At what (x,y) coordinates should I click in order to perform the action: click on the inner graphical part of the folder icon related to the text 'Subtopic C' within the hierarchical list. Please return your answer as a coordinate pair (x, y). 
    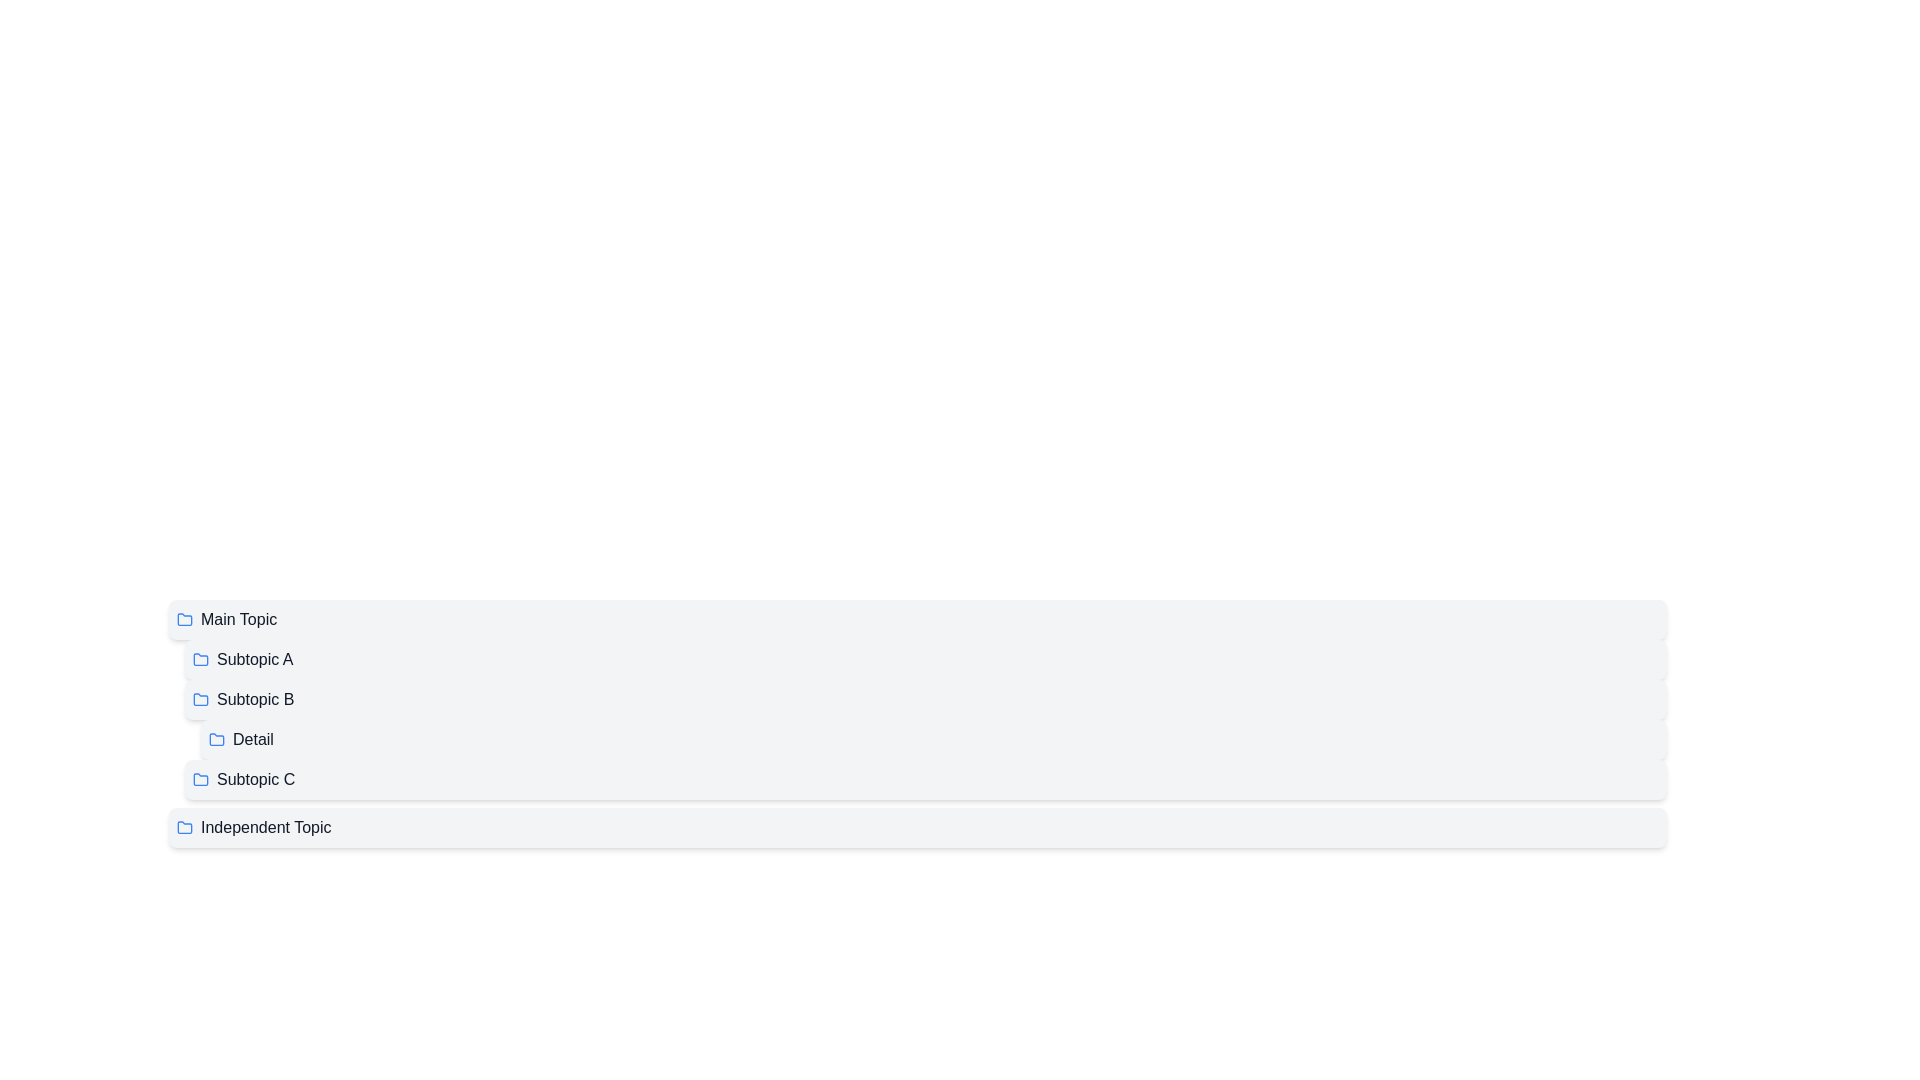
    Looking at the image, I should click on (201, 778).